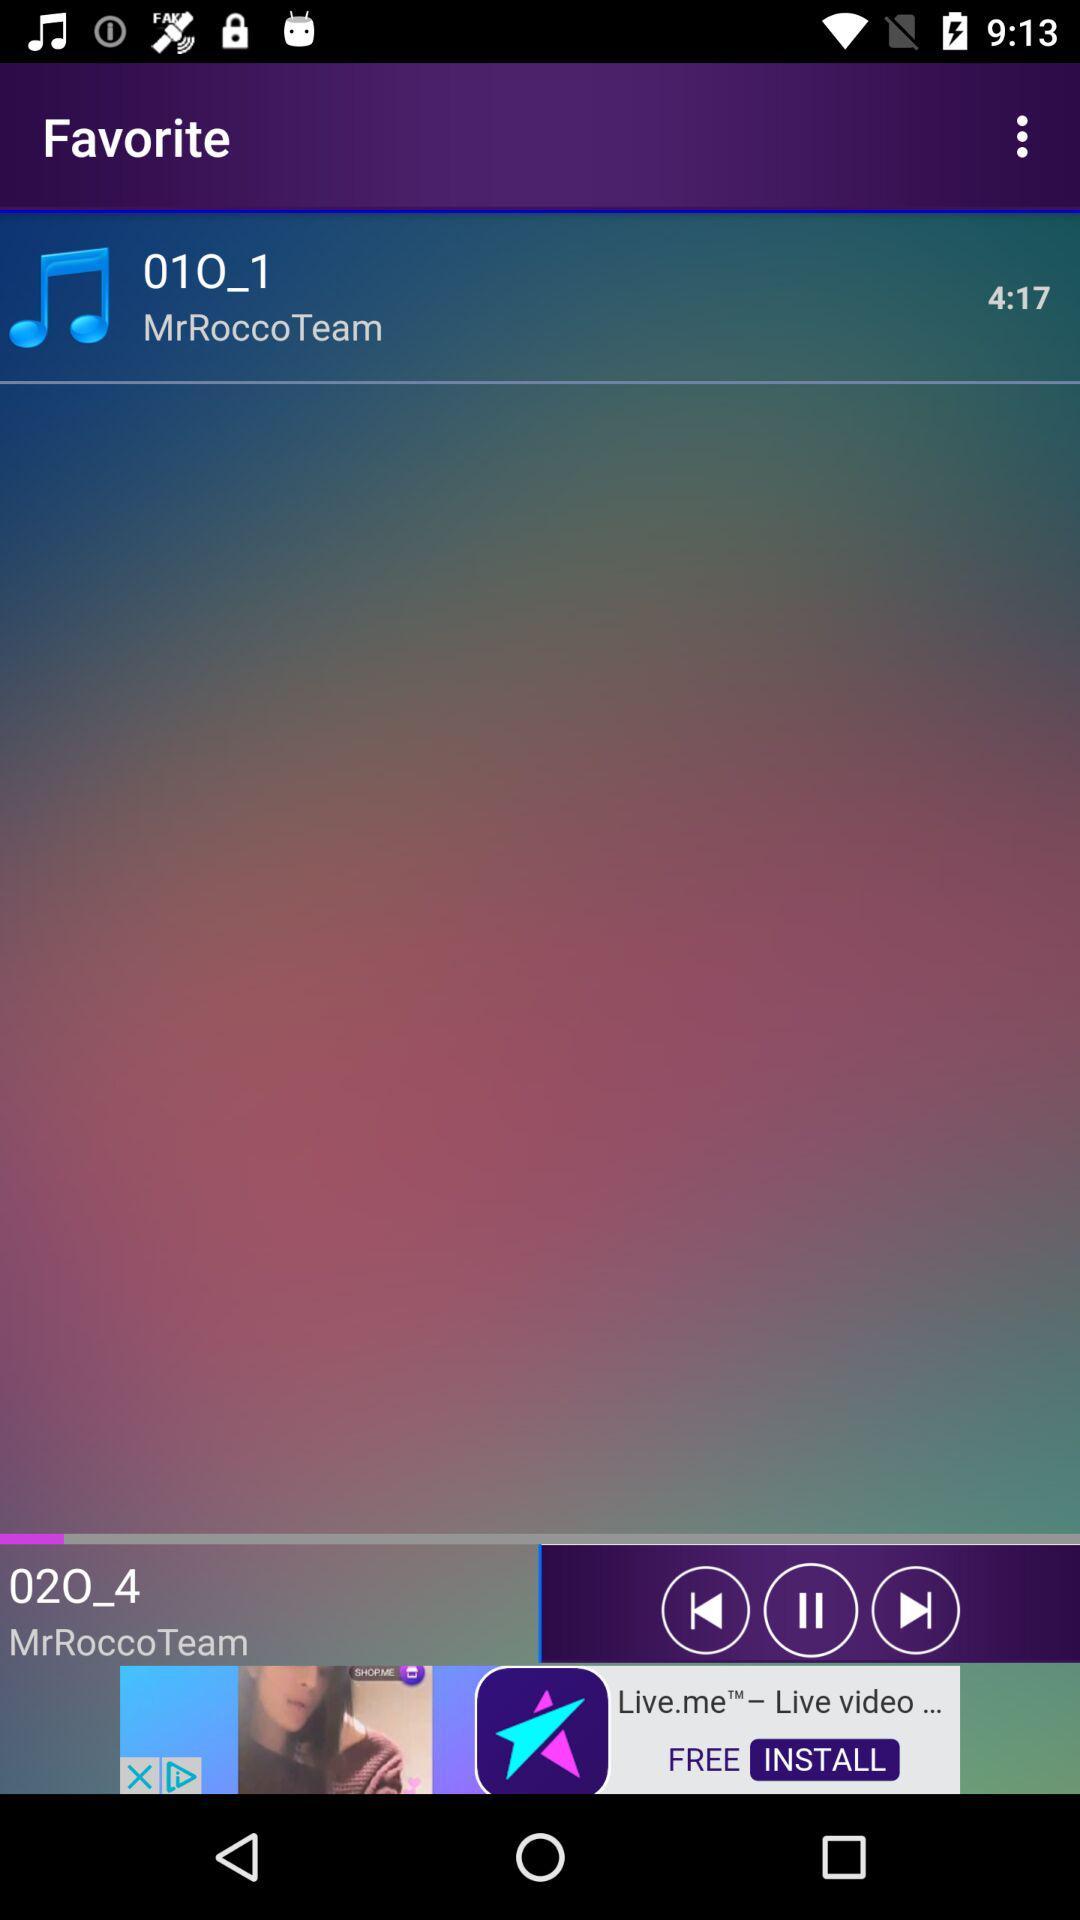 The width and height of the screenshot is (1080, 1920). What do you see at coordinates (810, 1610) in the screenshot?
I see `the pause icon` at bounding box center [810, 1610].